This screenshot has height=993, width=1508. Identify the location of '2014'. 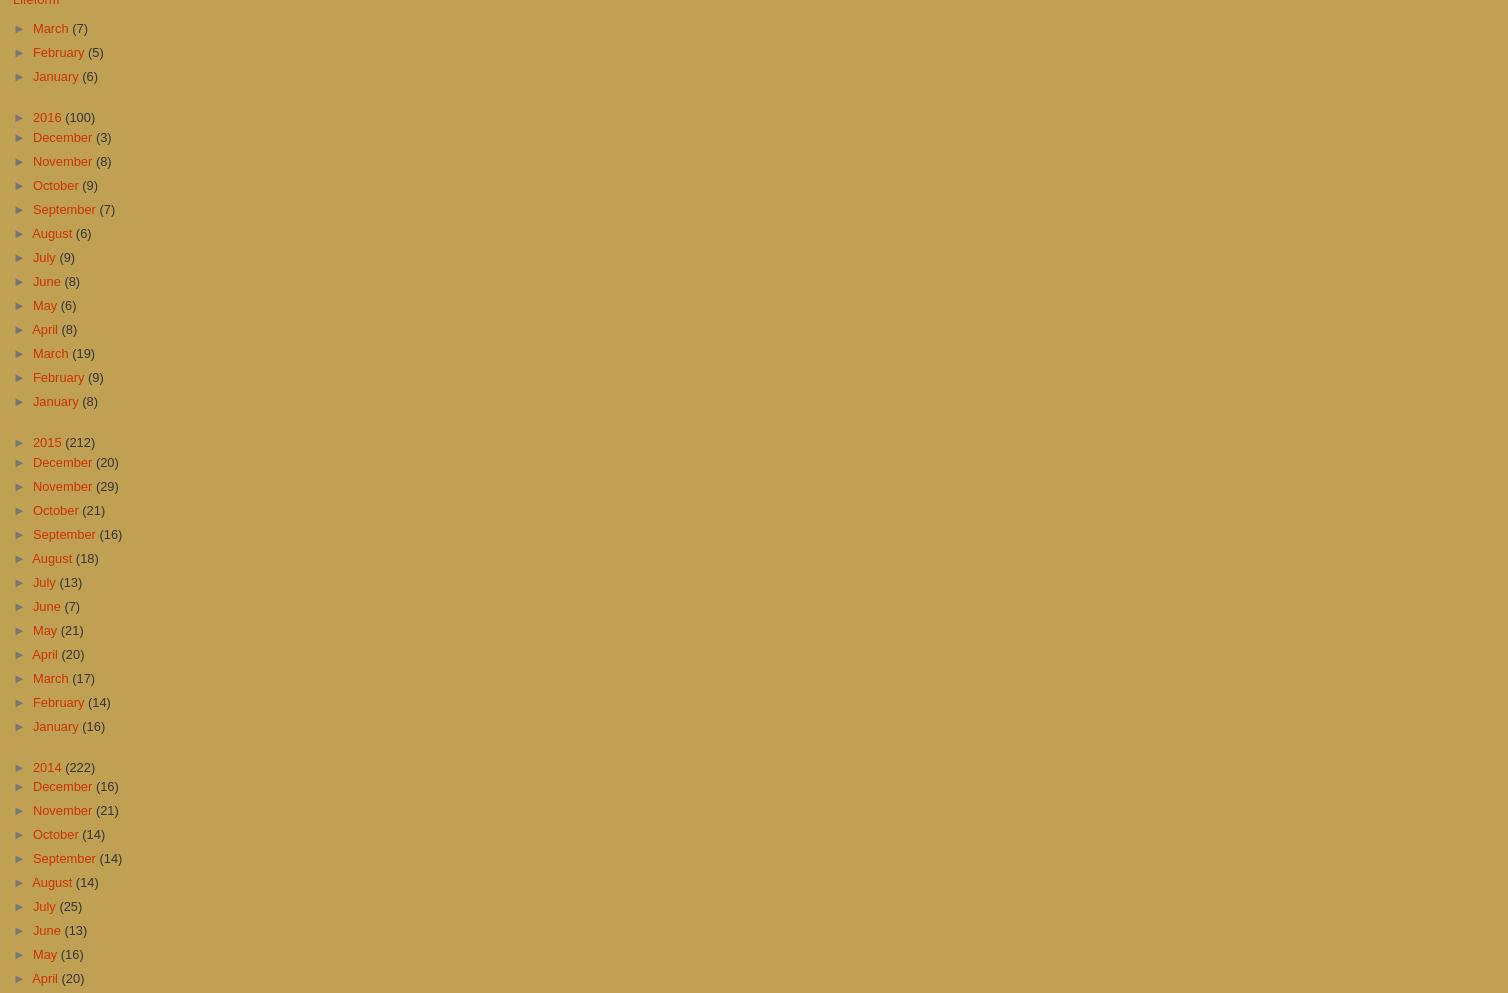
(48, 765).